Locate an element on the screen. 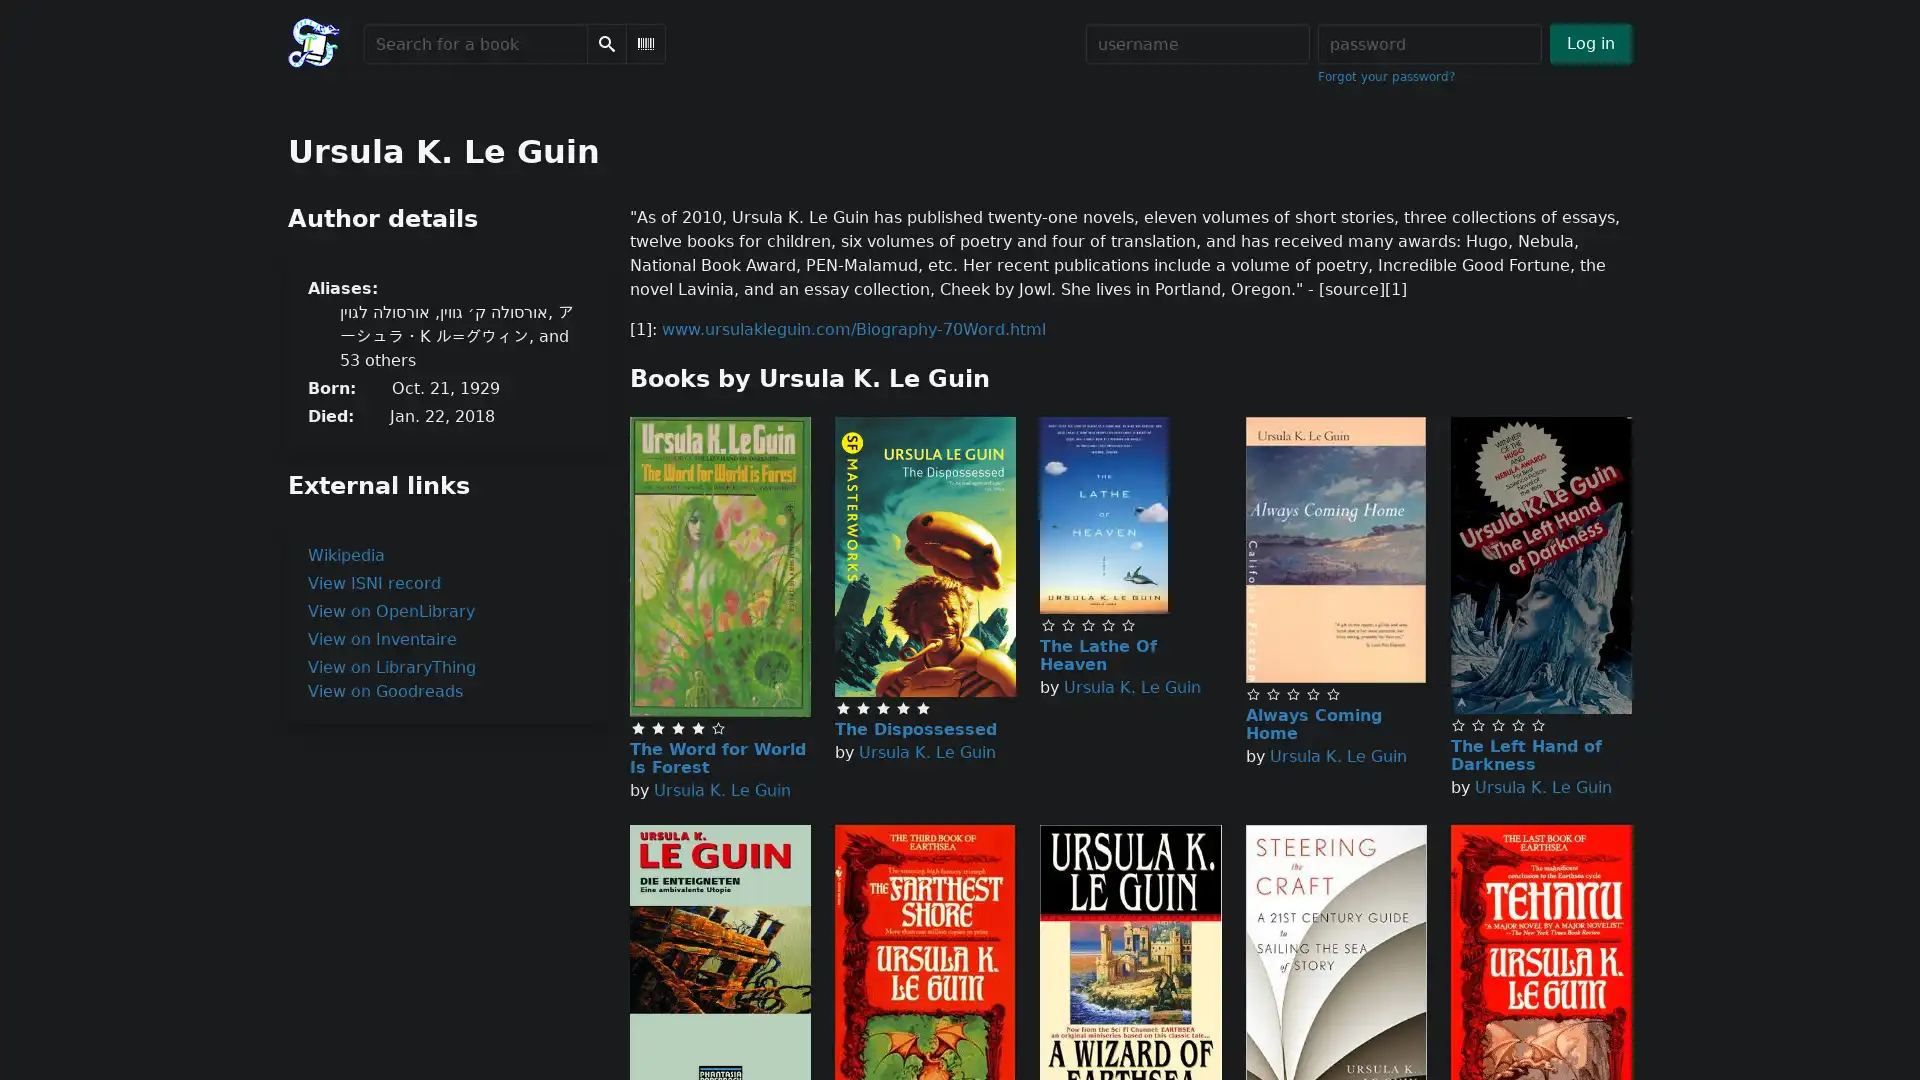 Image resolution: width=1920 pixels, height=1080 pixels. Search is located at coordinates (605, 43).